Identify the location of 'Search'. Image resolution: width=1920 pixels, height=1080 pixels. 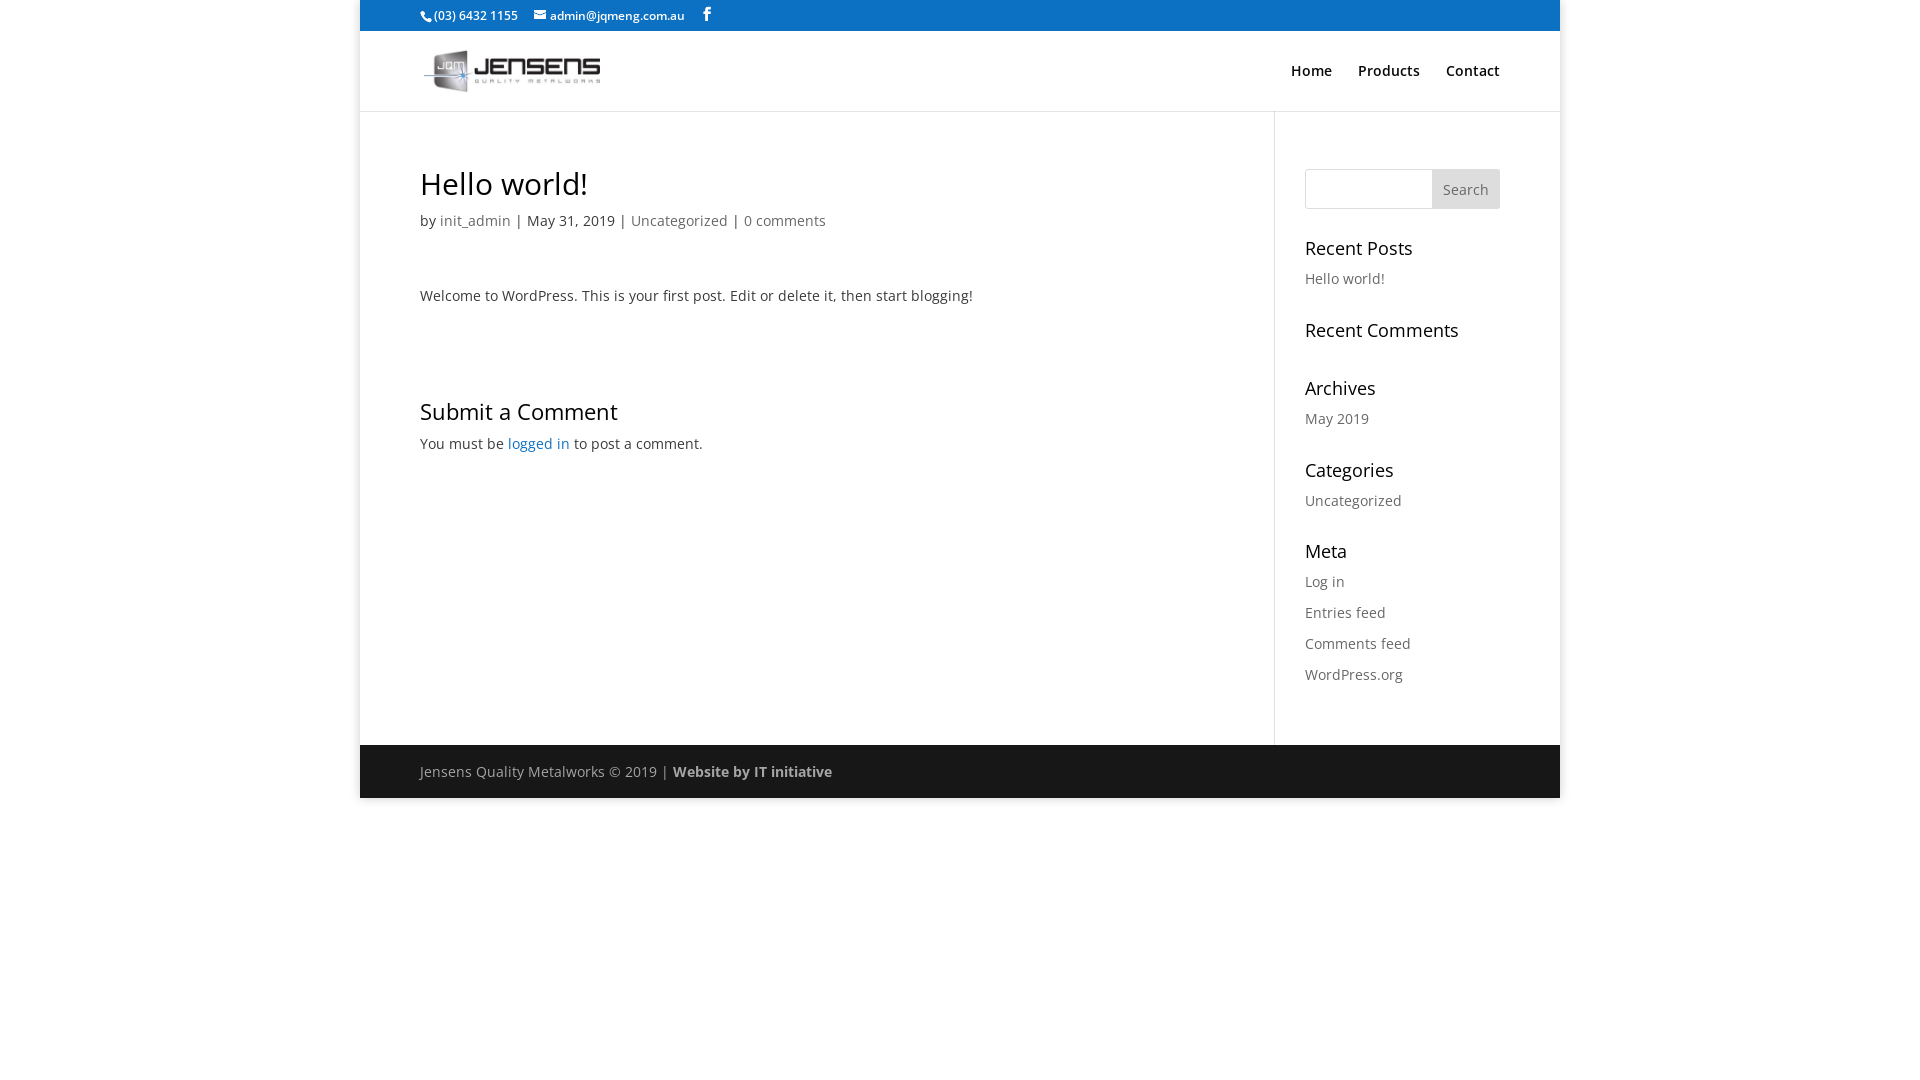
(1430, 189).